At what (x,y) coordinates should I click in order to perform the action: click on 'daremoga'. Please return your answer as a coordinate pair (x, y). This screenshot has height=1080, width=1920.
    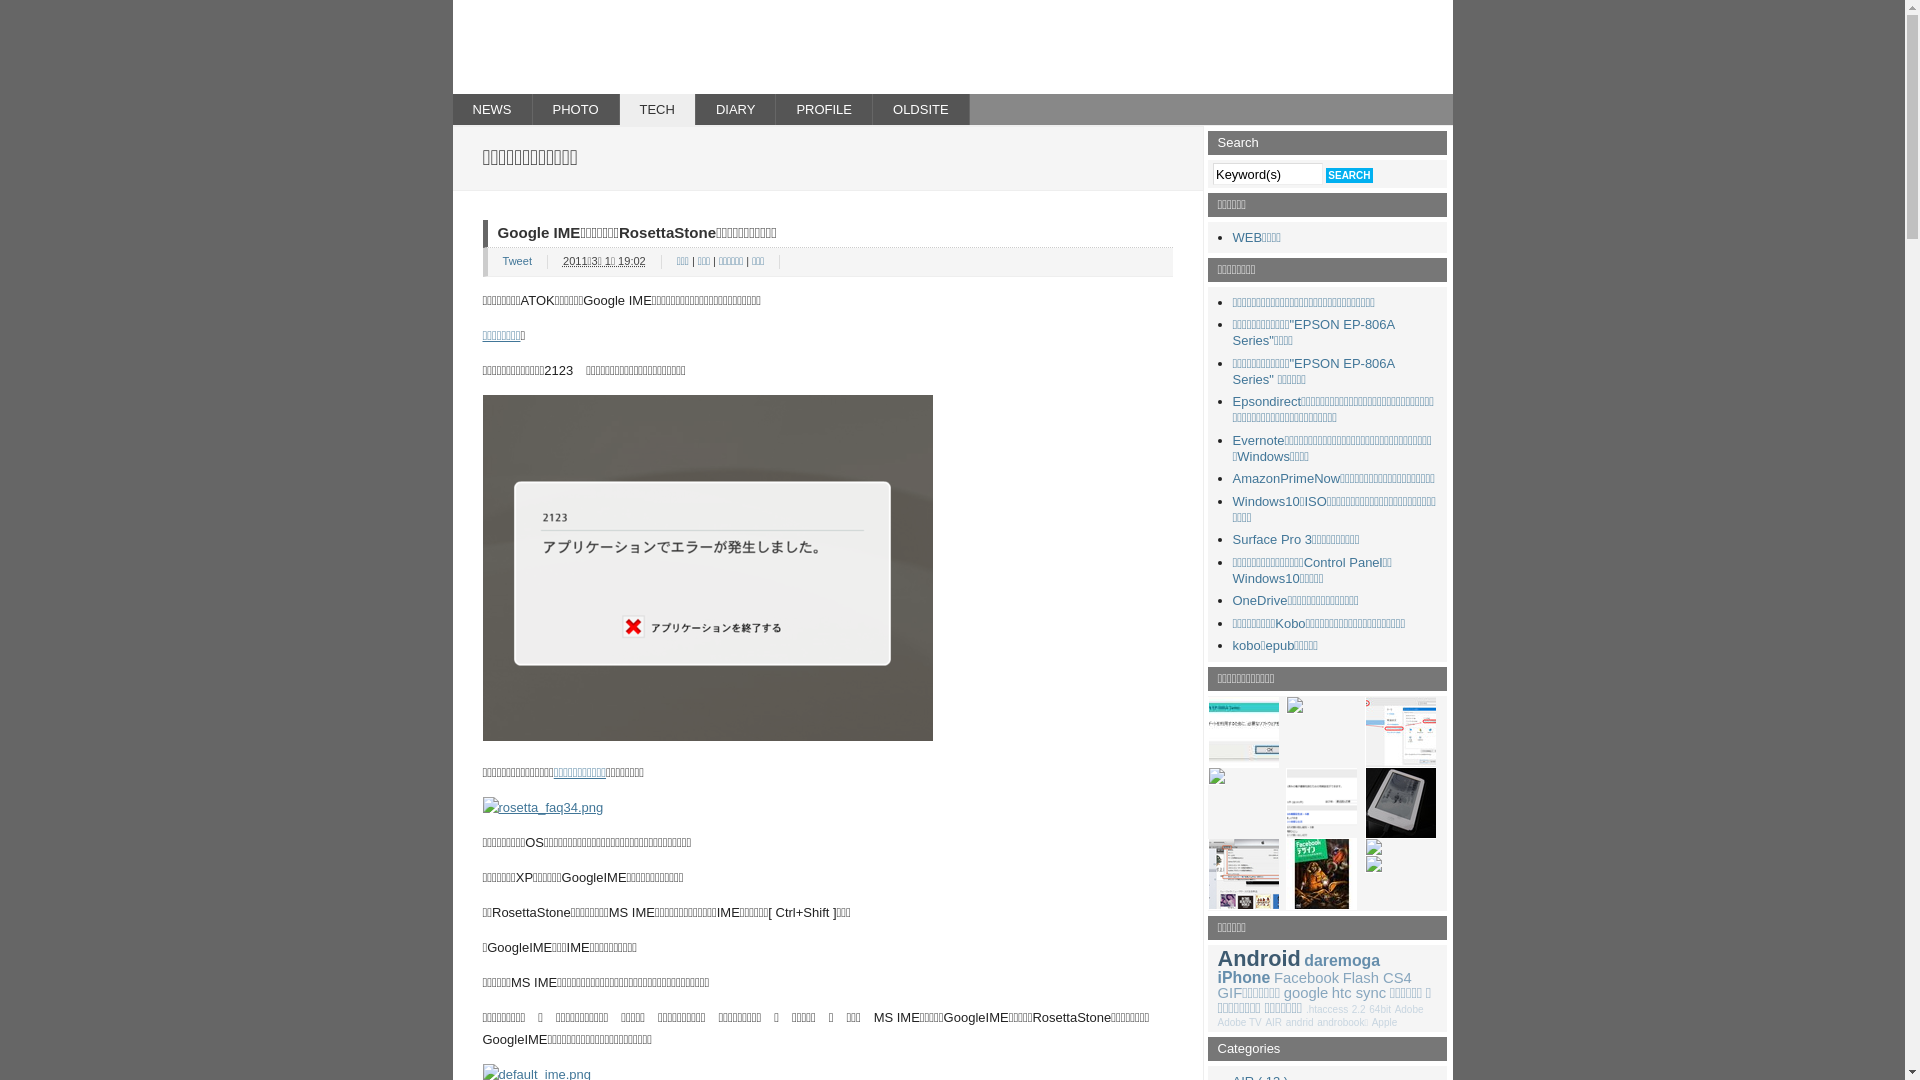
    Looking at the image, I should click on (1342, 959).